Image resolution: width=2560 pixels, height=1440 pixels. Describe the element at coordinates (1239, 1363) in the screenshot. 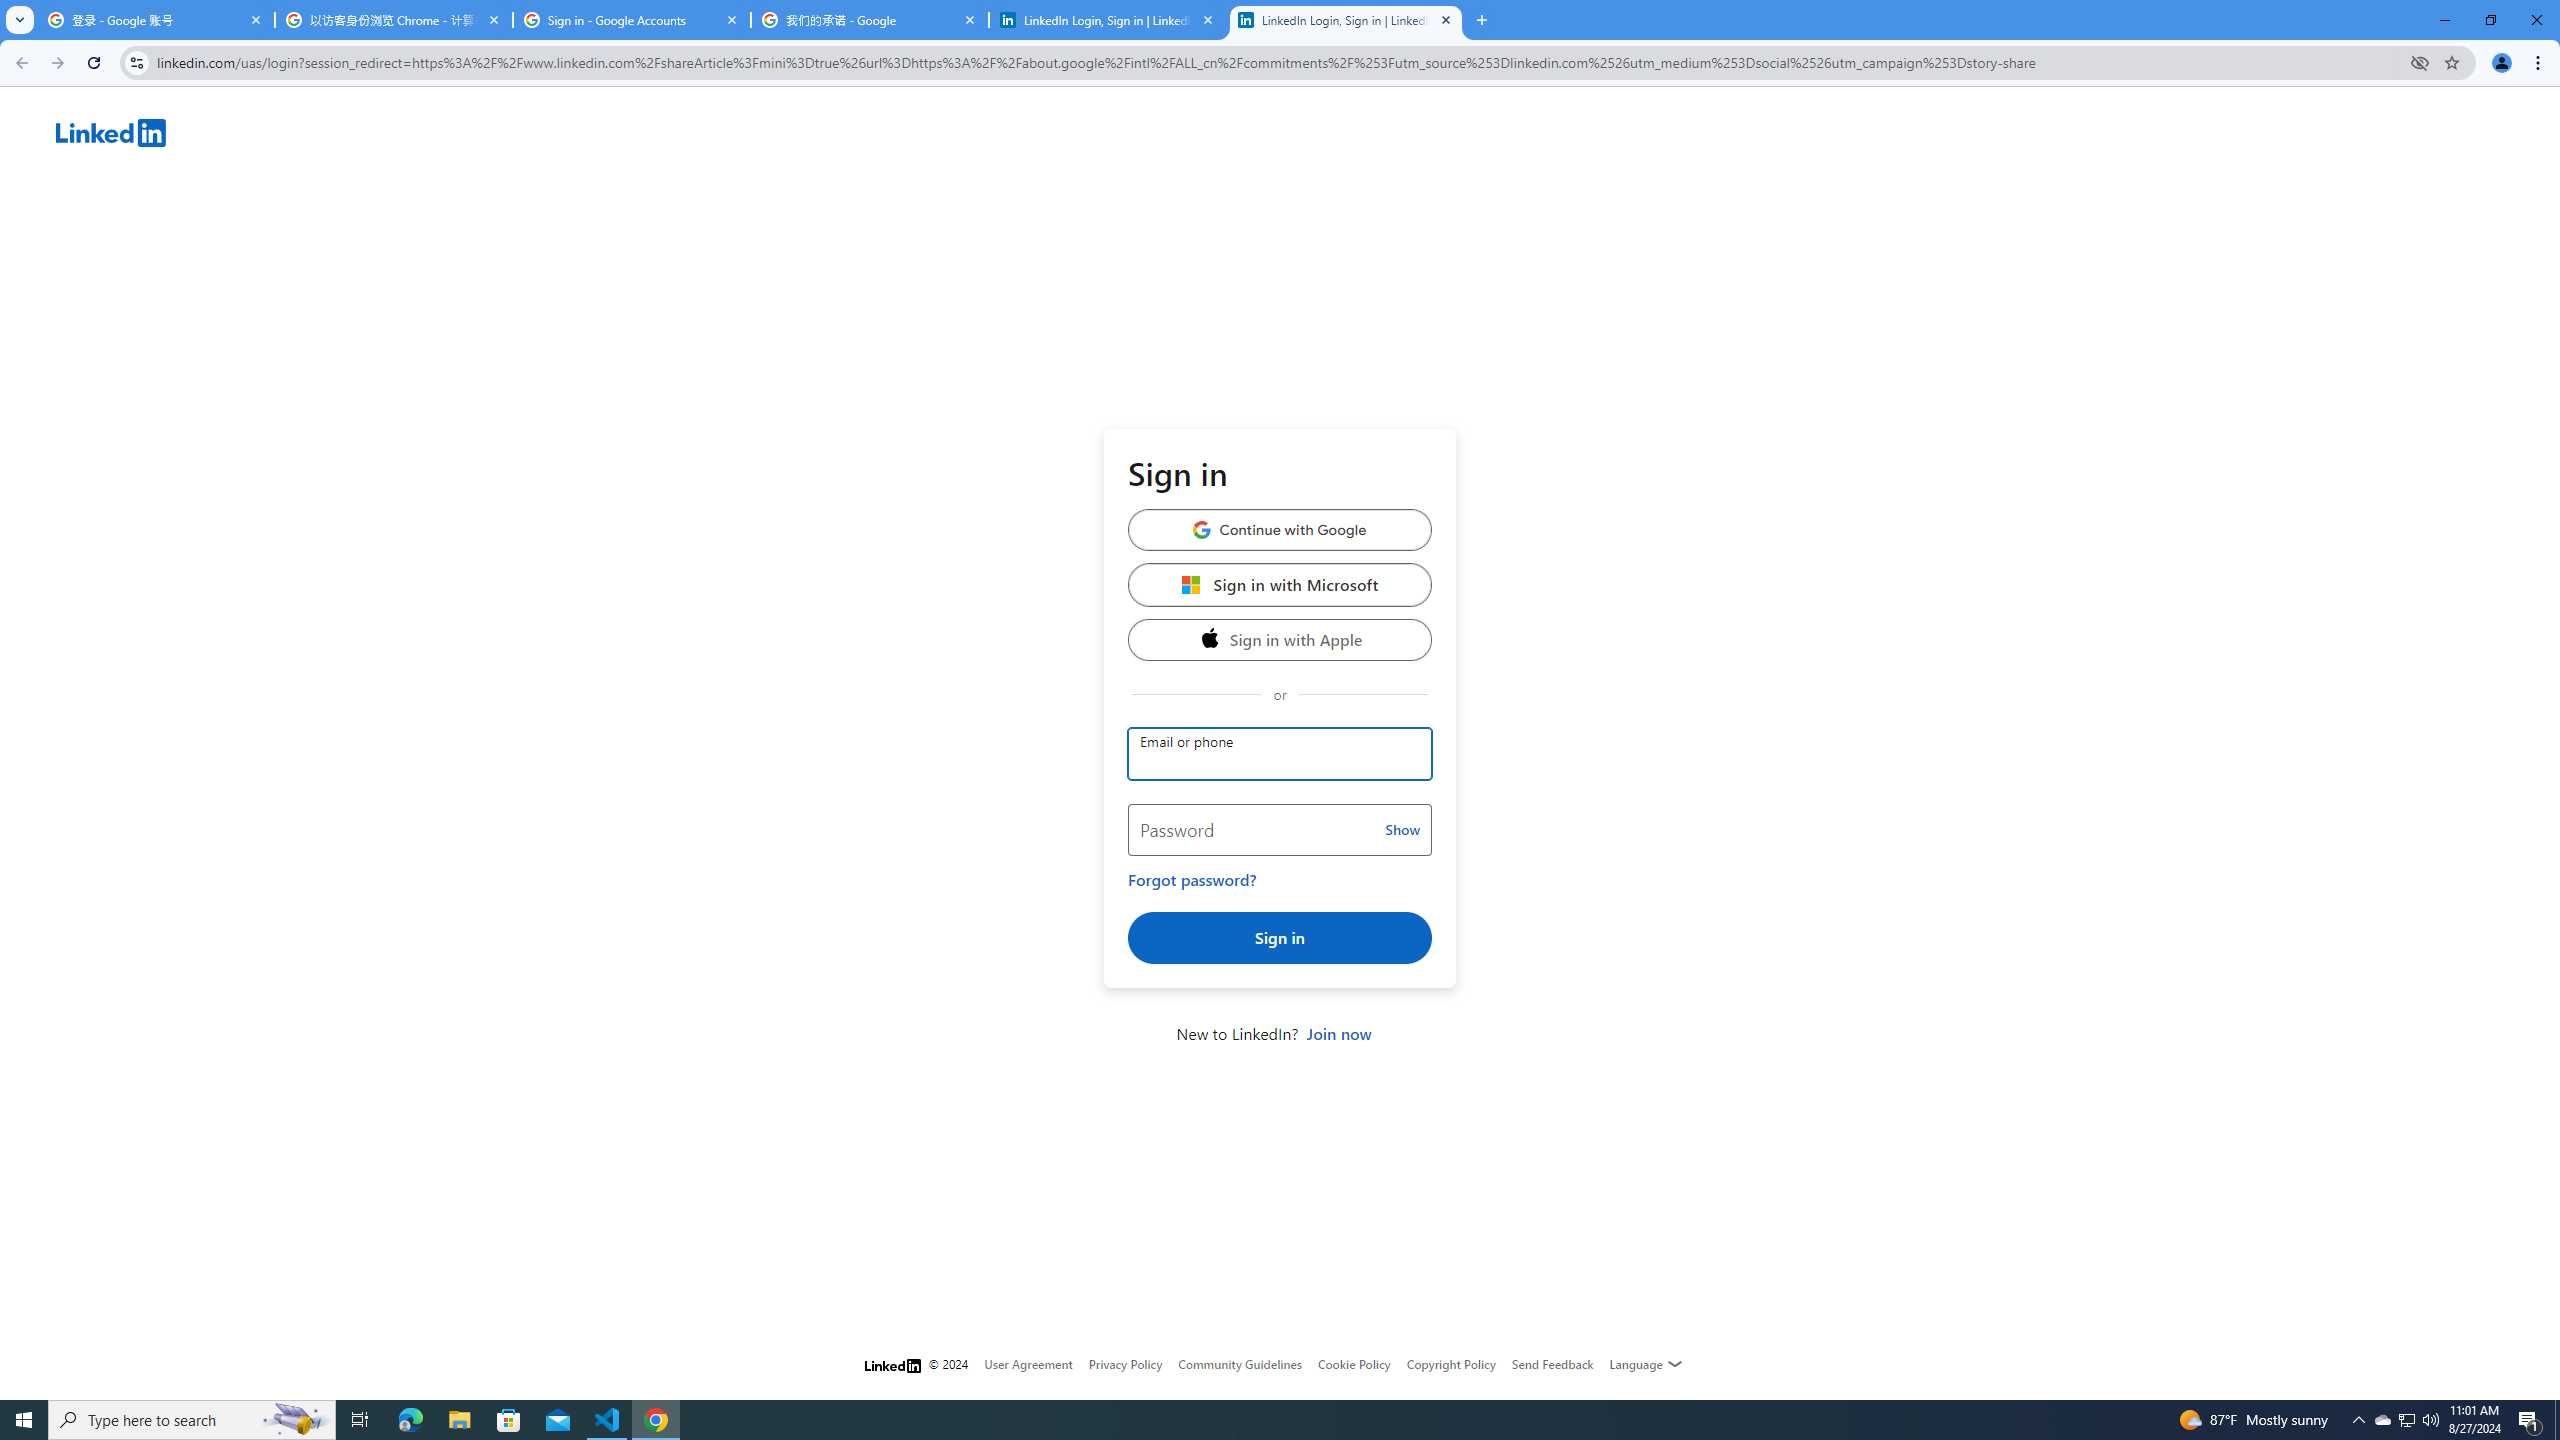

I see `'Community Guidelines'` at that location.